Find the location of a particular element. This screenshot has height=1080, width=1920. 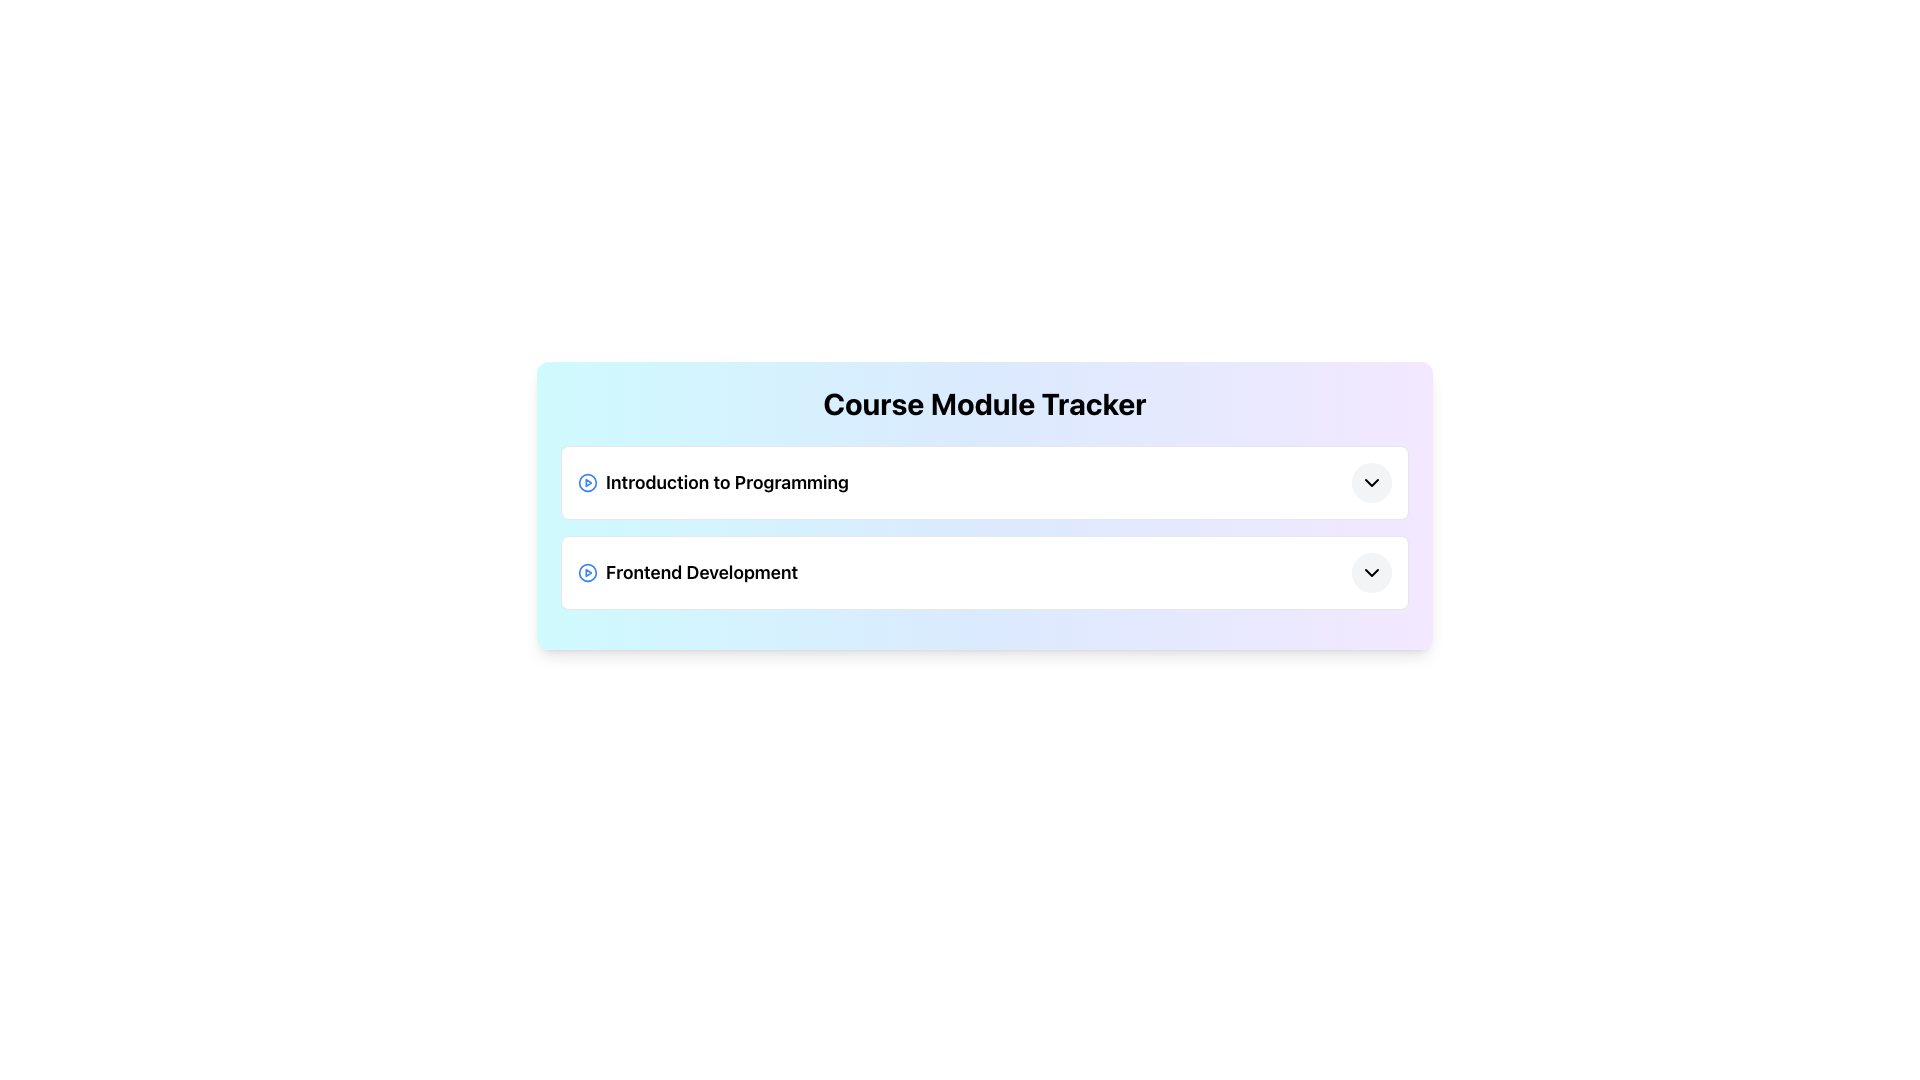

the Dropdown Icon located to the right of the 'Introduction to Programming' text is located at coordinates (1371, 482).